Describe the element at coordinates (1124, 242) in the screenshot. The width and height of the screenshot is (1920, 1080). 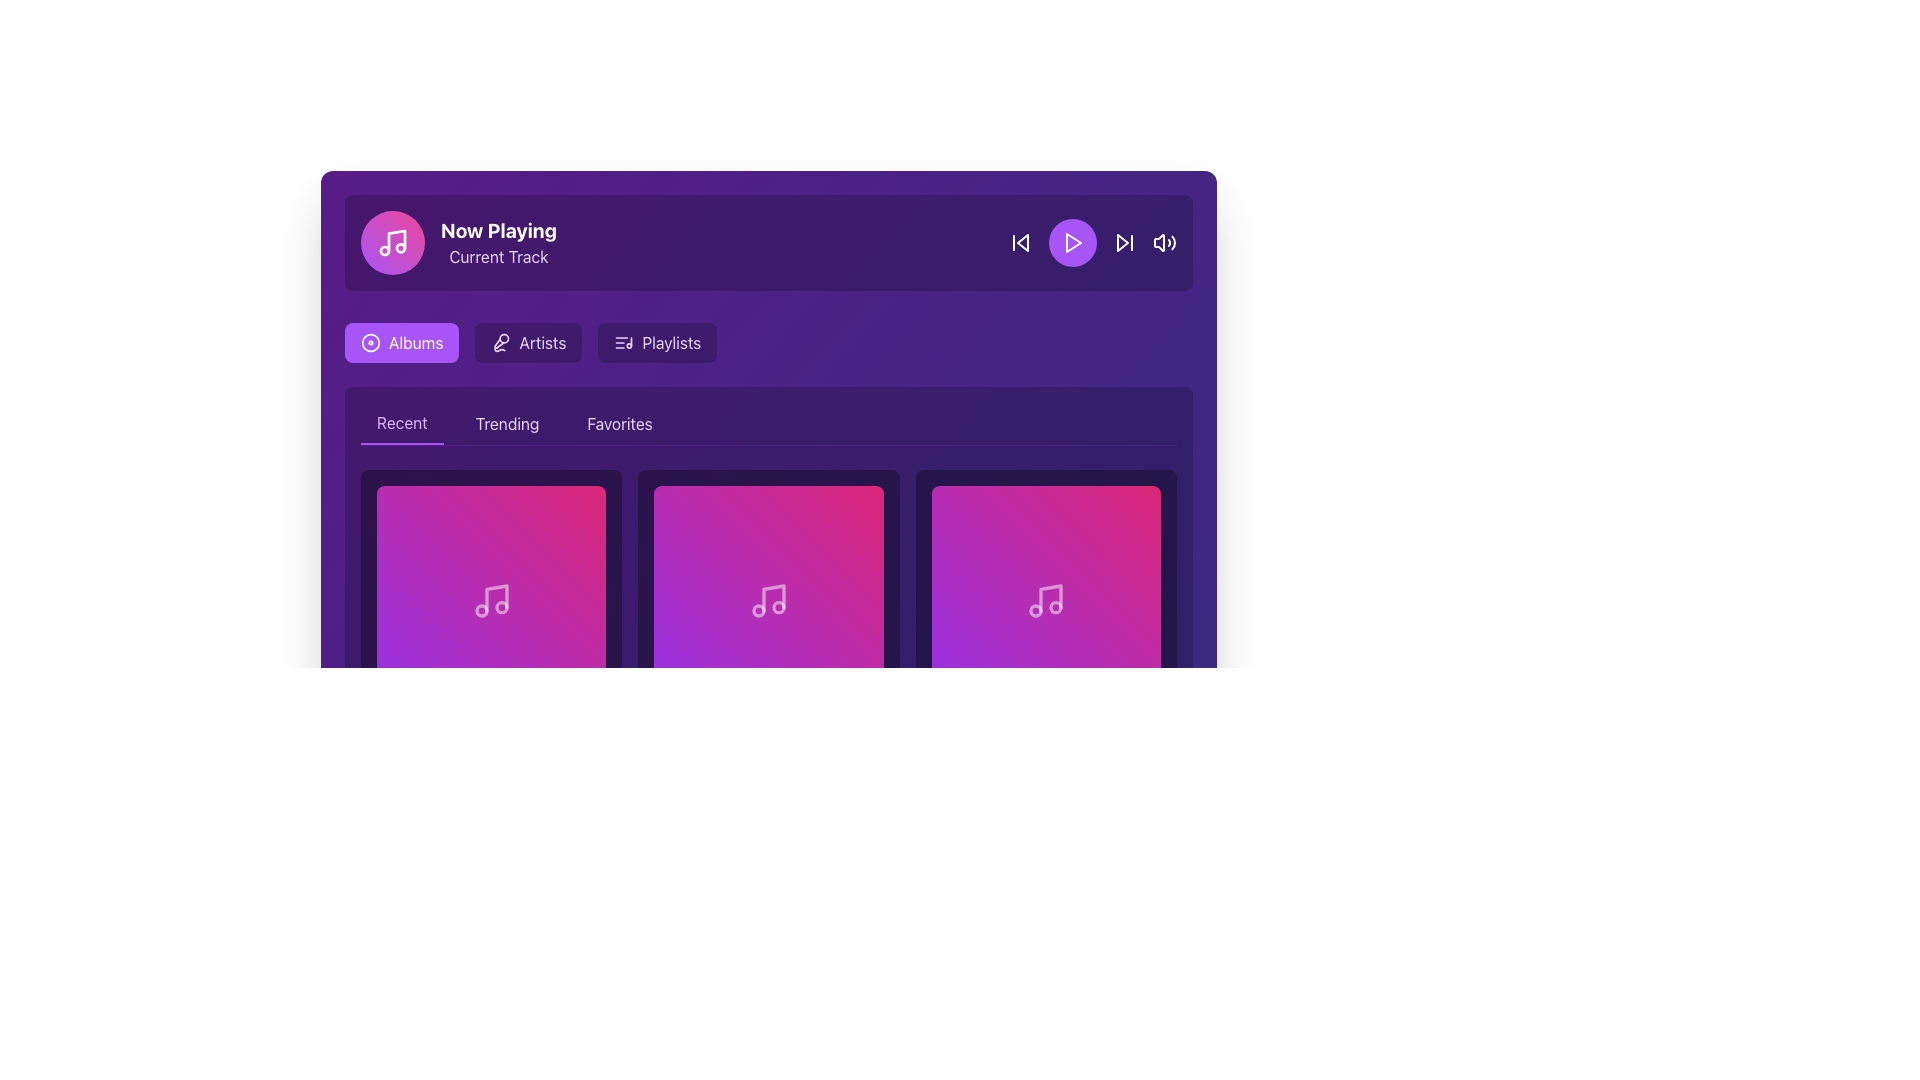
I see `the 'skip forward' button located in the top-right corner of the control bar` at that location.